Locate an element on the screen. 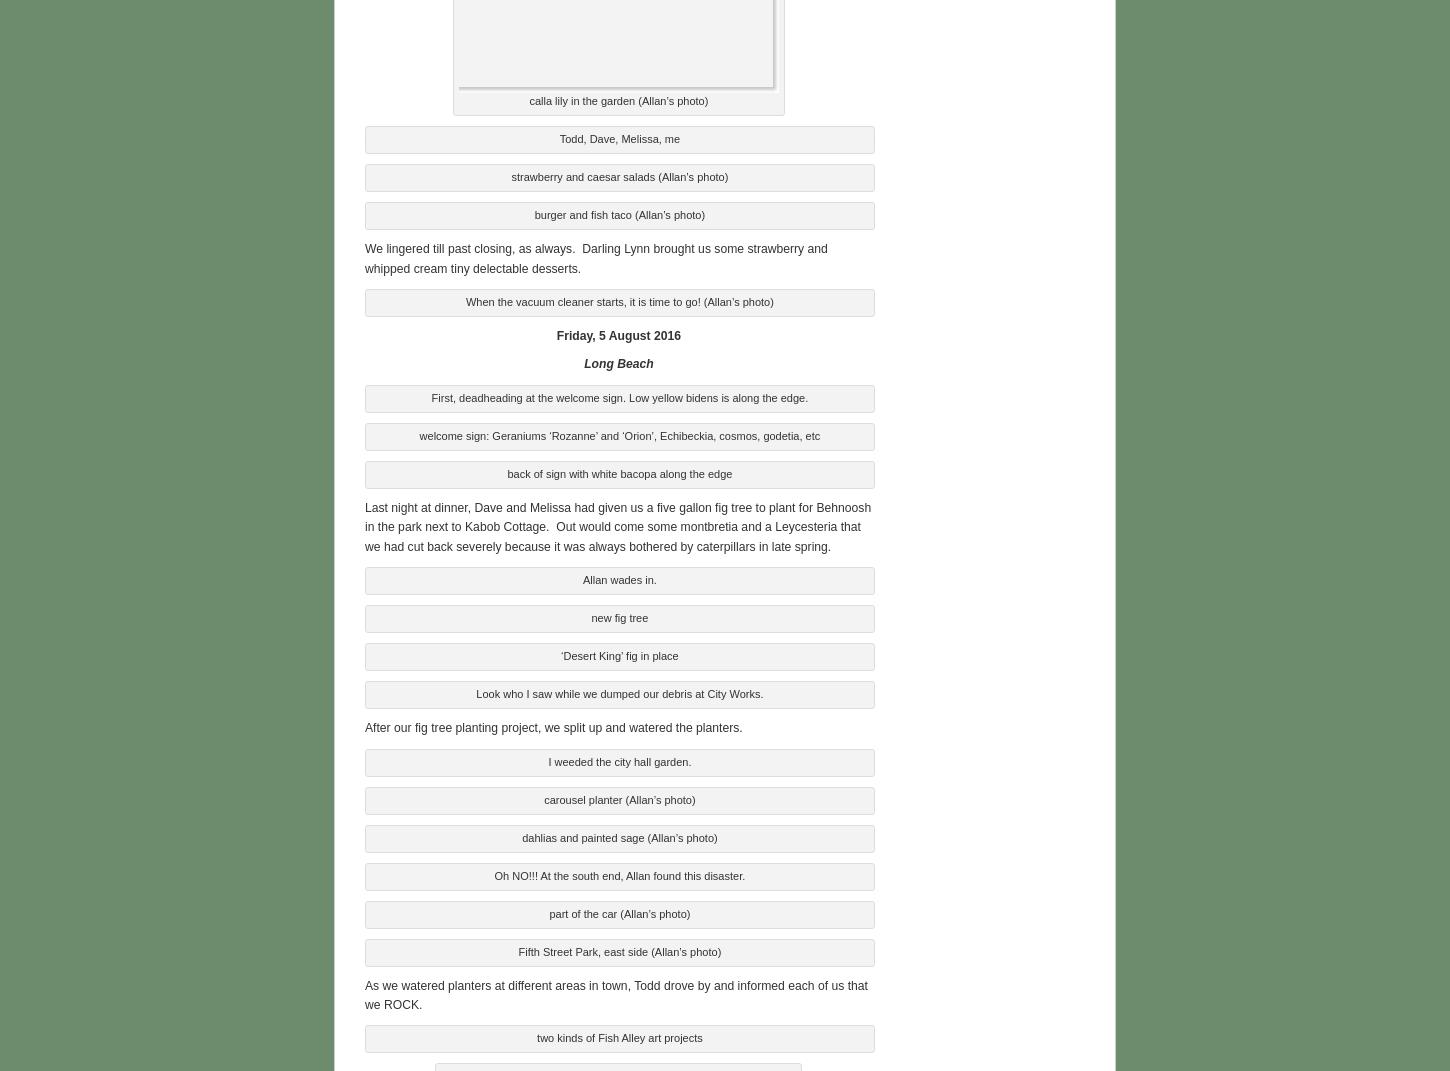  'welcome sign: Geraniums ‘Rozanne’ and ‘Orion’, Echibeckia, cosmos, godetia, etc' is located at coordinates (618, 433).